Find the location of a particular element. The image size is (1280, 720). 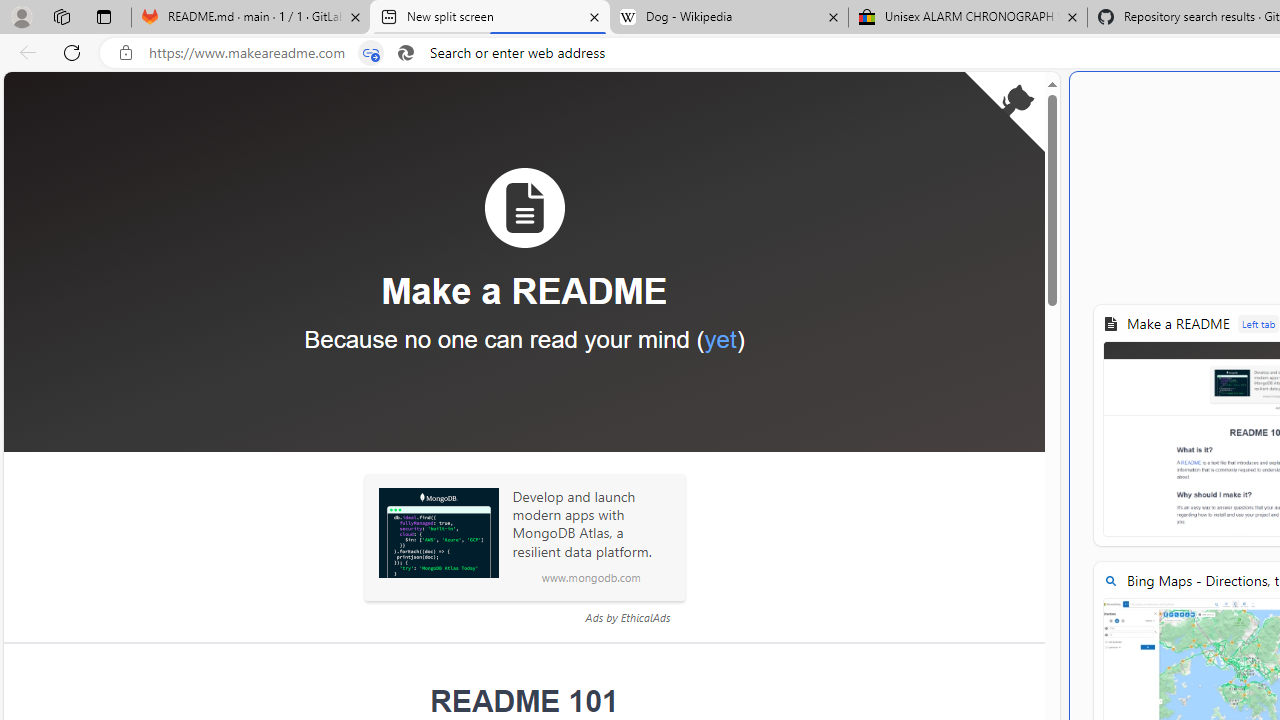

'New split screen' is located at coordinates (490, 17).